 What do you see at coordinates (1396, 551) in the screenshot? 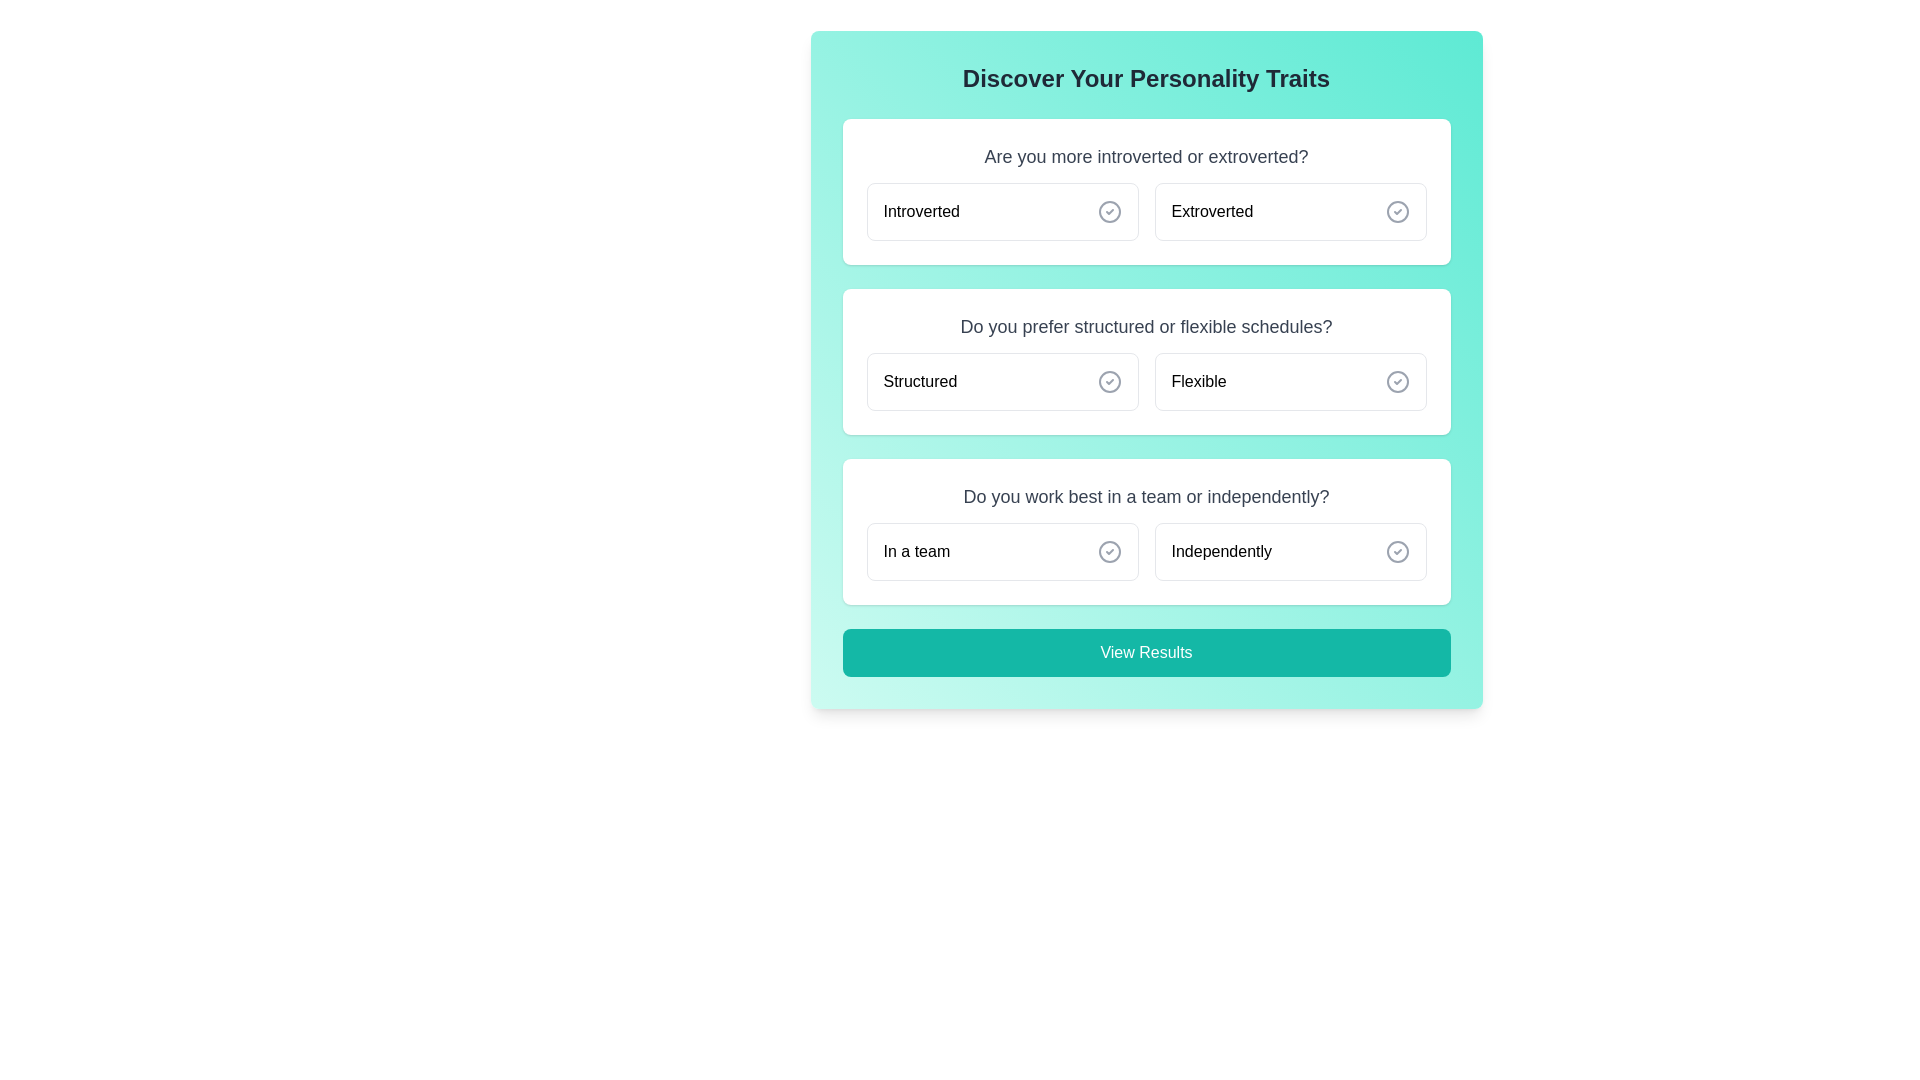
I see `the SVG circle indicating selection or status adjacent to the 'Independently' option in the third question of the quiz interface` at bounding box center [1396, 551].